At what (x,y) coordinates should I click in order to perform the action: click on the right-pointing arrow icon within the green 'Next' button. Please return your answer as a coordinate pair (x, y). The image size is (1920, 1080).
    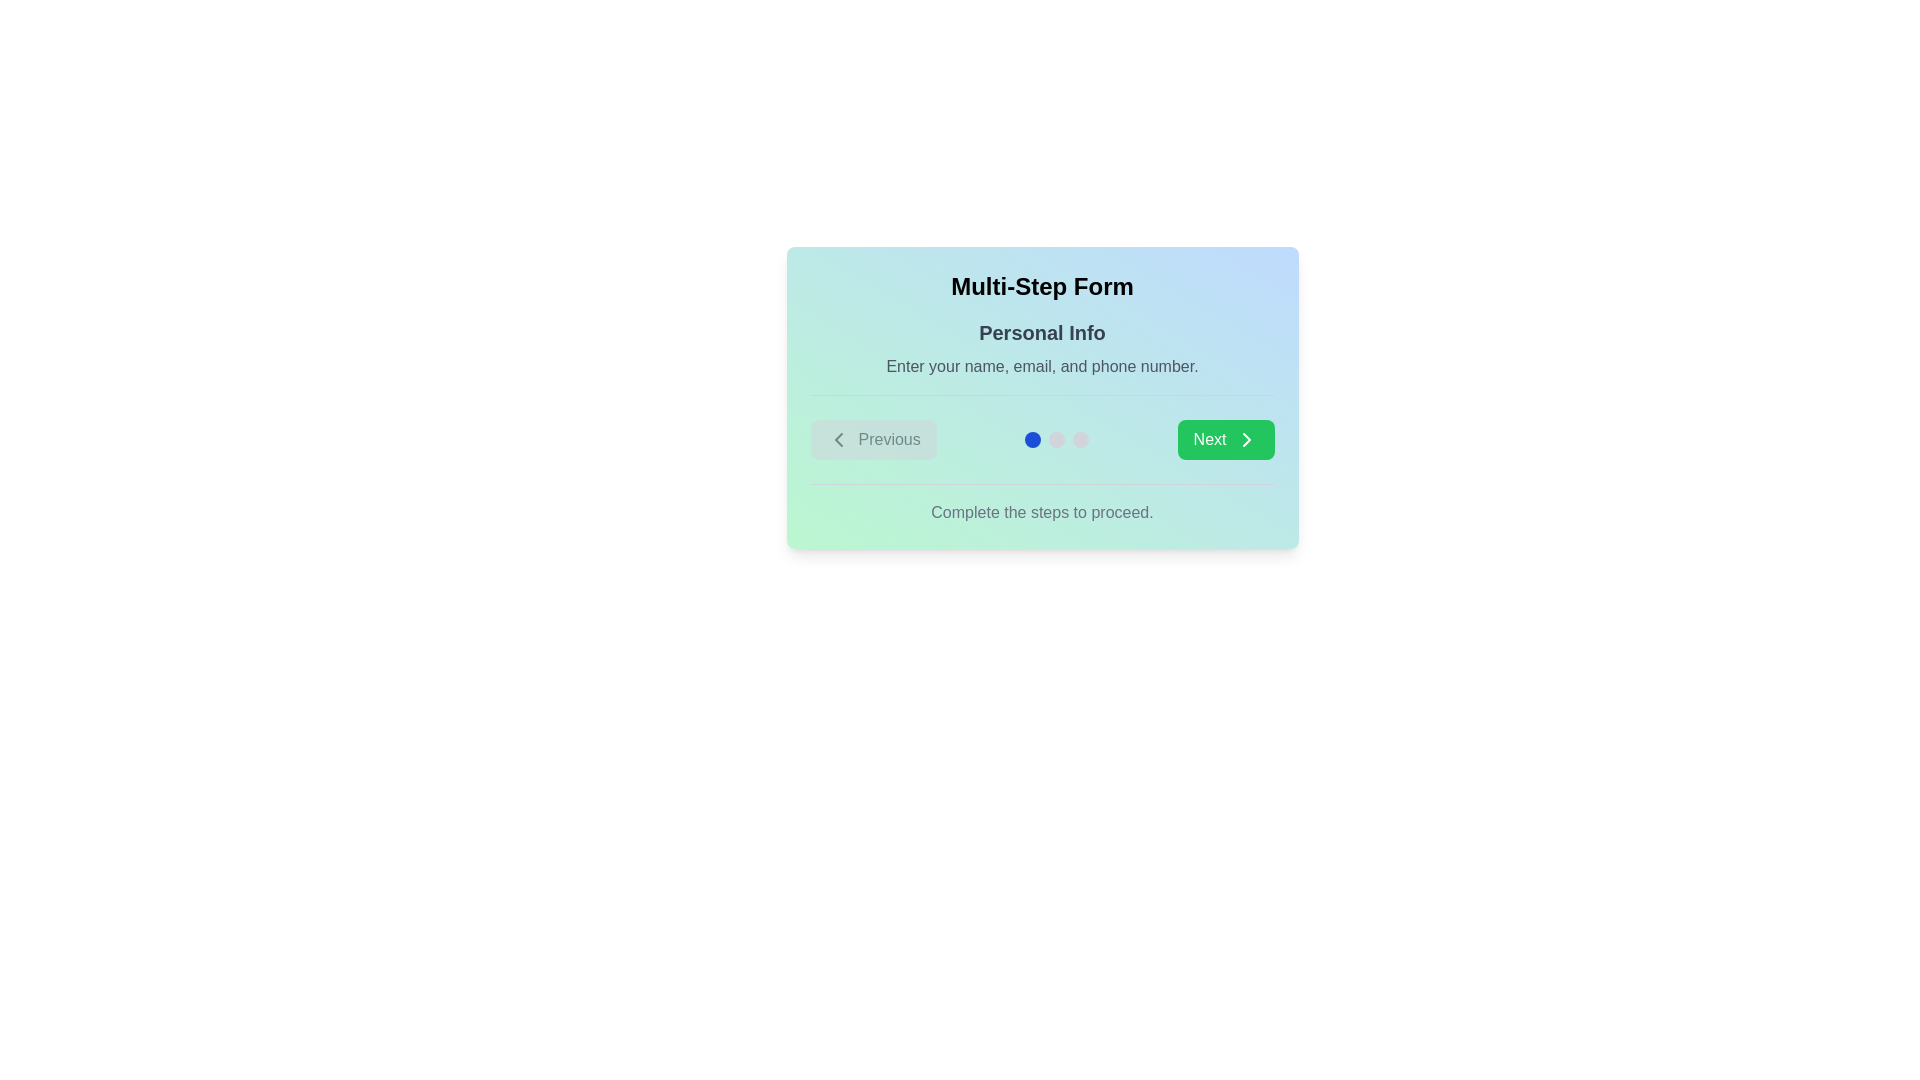
    Looking at the image, I should click on (1245, 438).